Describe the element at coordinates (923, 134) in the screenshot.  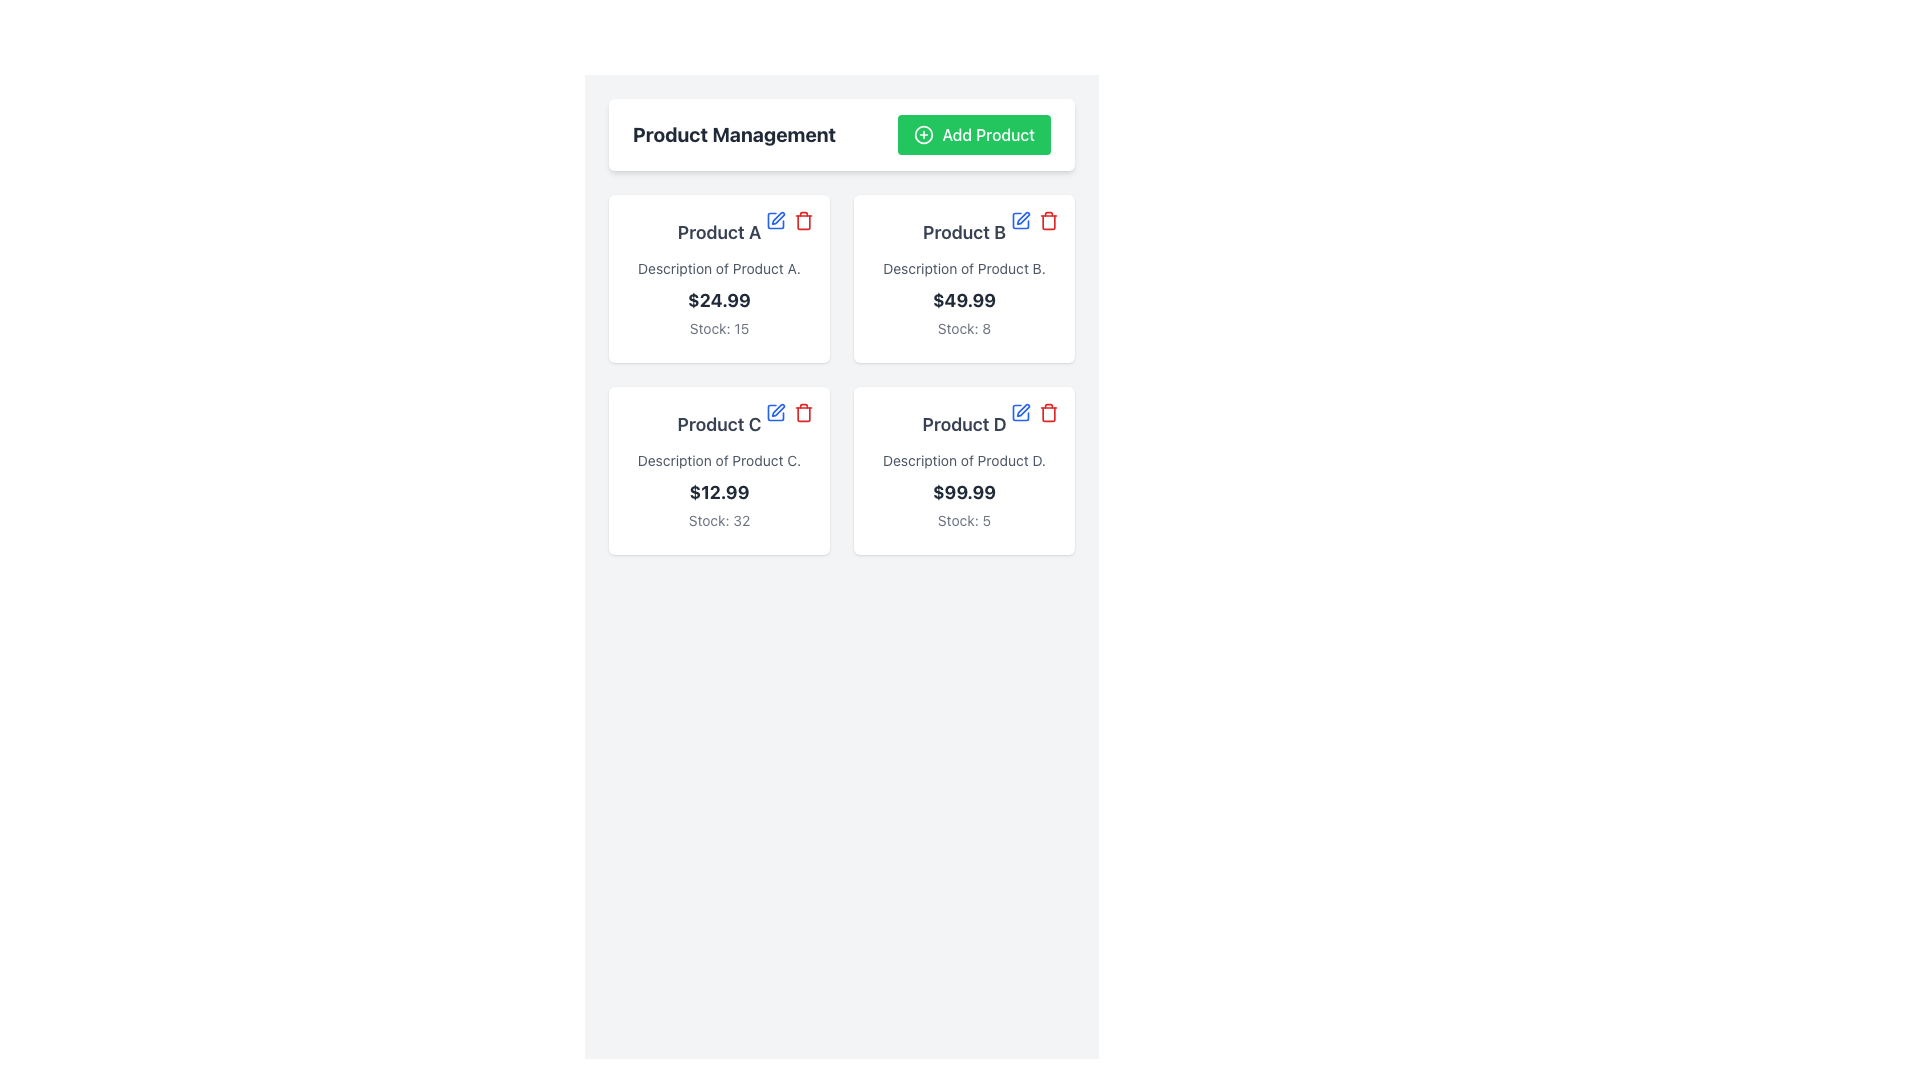
I see `the 'Add Product' button which features a decorative element in its SVG icon, located in the top-right region next to the 'Product Management' text header` at that location.